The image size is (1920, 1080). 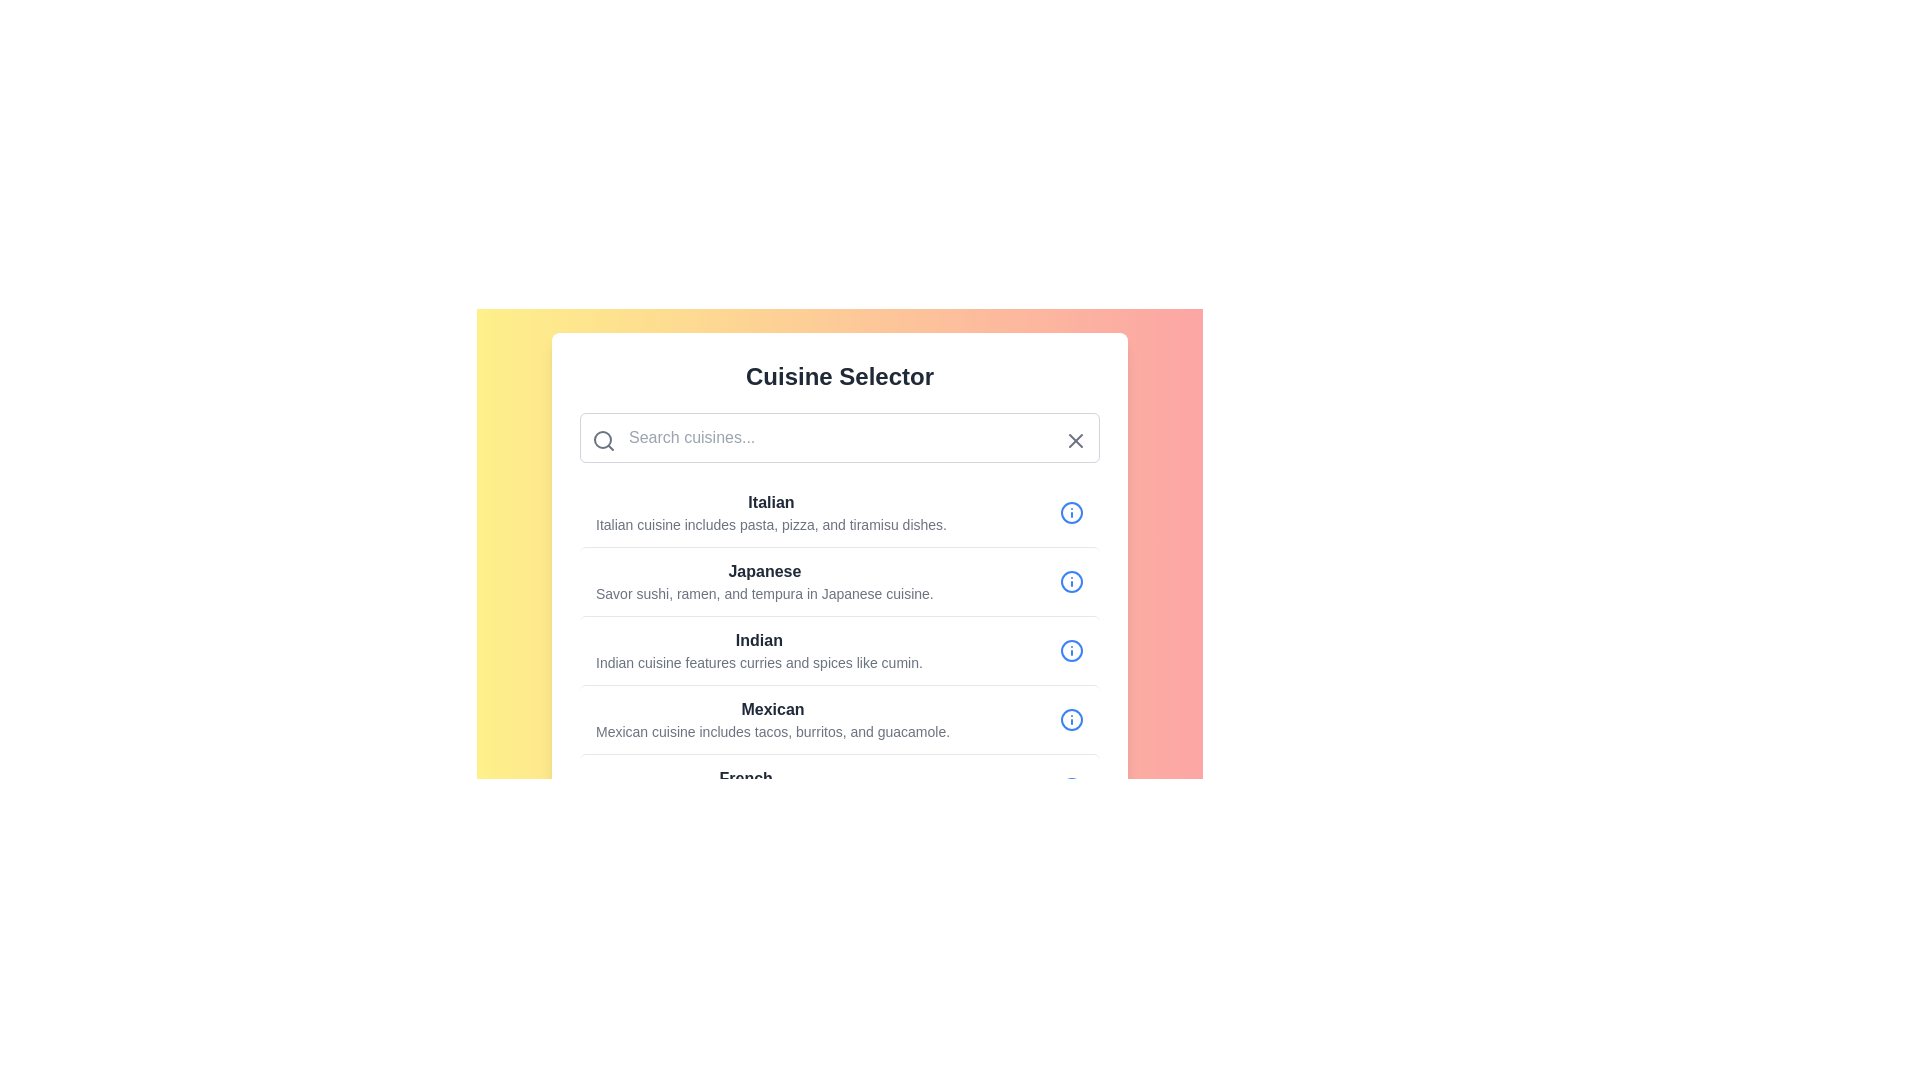 What do you see at coordinates (1070, 720) in the screenshot?
I see `the informational icon with a blue stroke located to the right of the text 'Mexican'` at bounding box center [1070, 720].